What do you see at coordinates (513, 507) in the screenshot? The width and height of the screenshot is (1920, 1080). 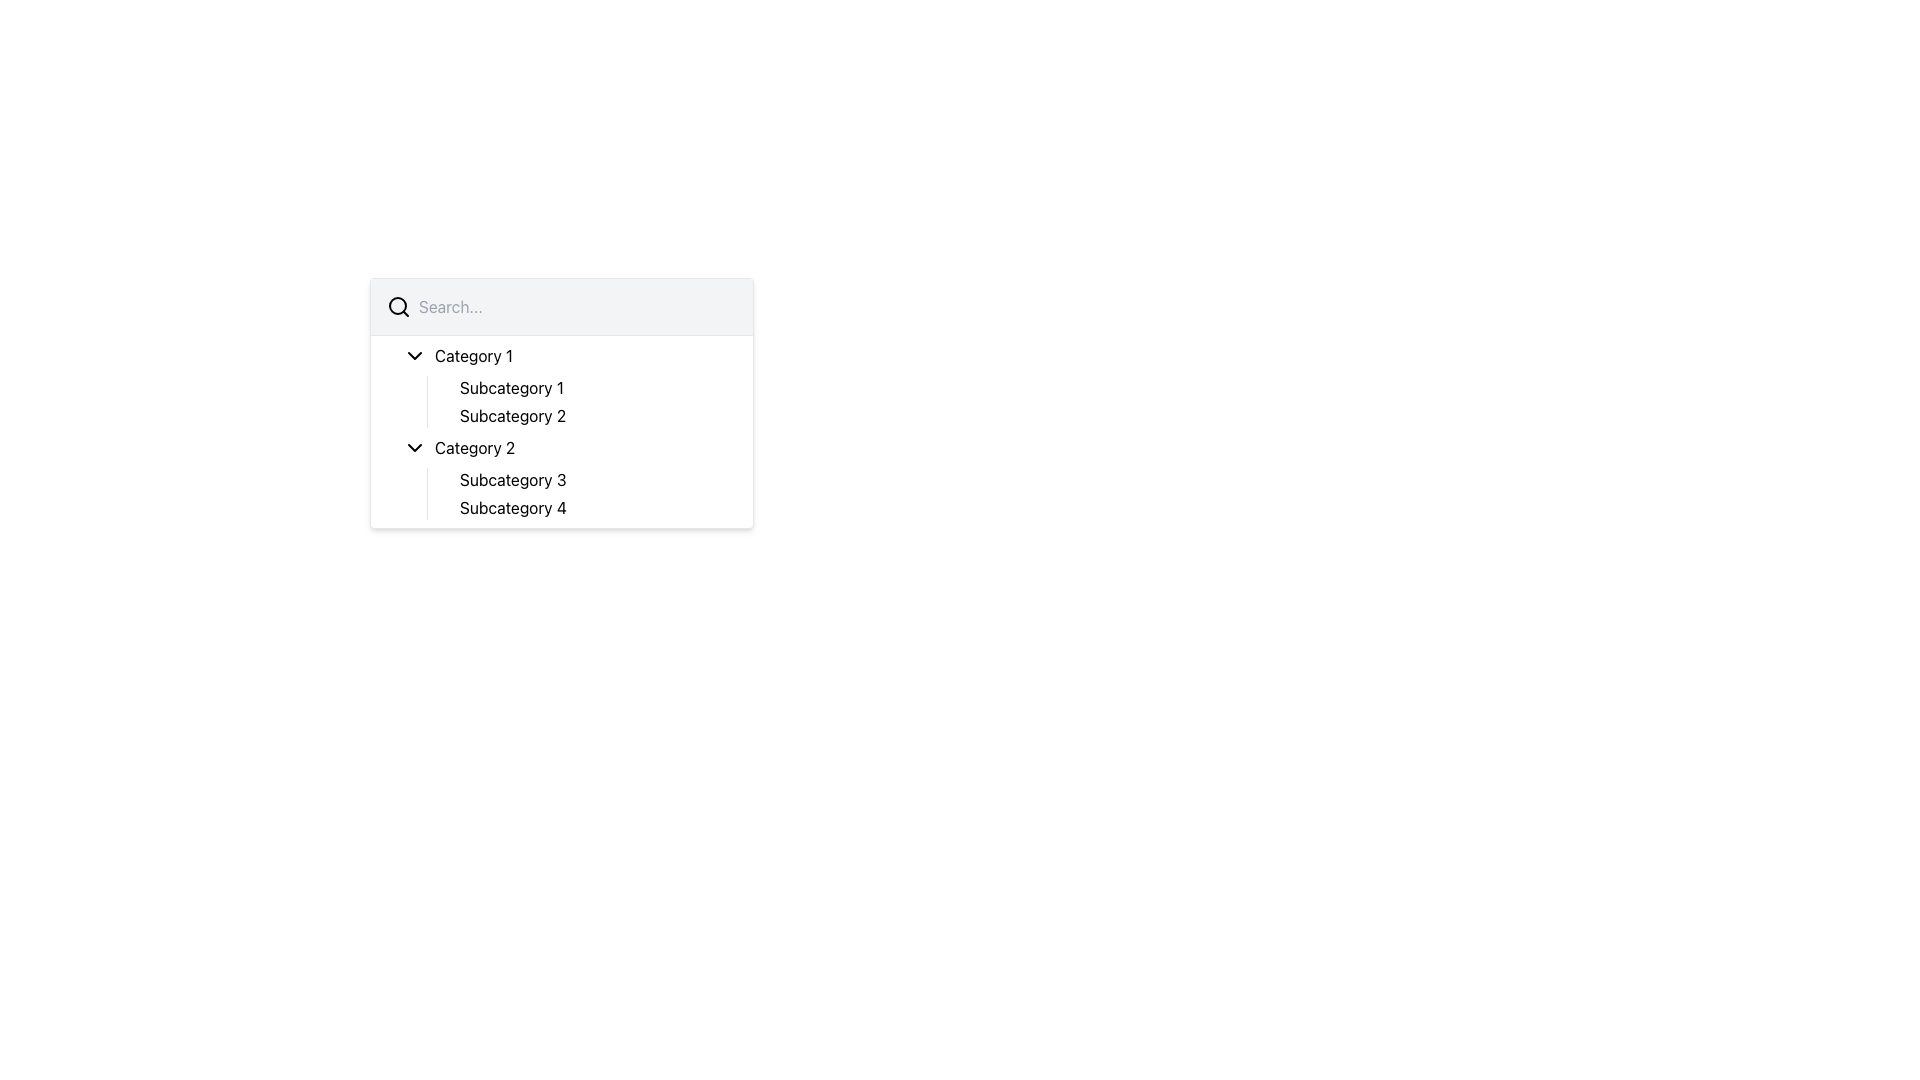 I see `the 'Subcategory 4' text label, which is aligned to the left and located under the 'Category 2' expandable menu as the second sub-item below 'Subcategory 3'` at bounding box center [513, 507].